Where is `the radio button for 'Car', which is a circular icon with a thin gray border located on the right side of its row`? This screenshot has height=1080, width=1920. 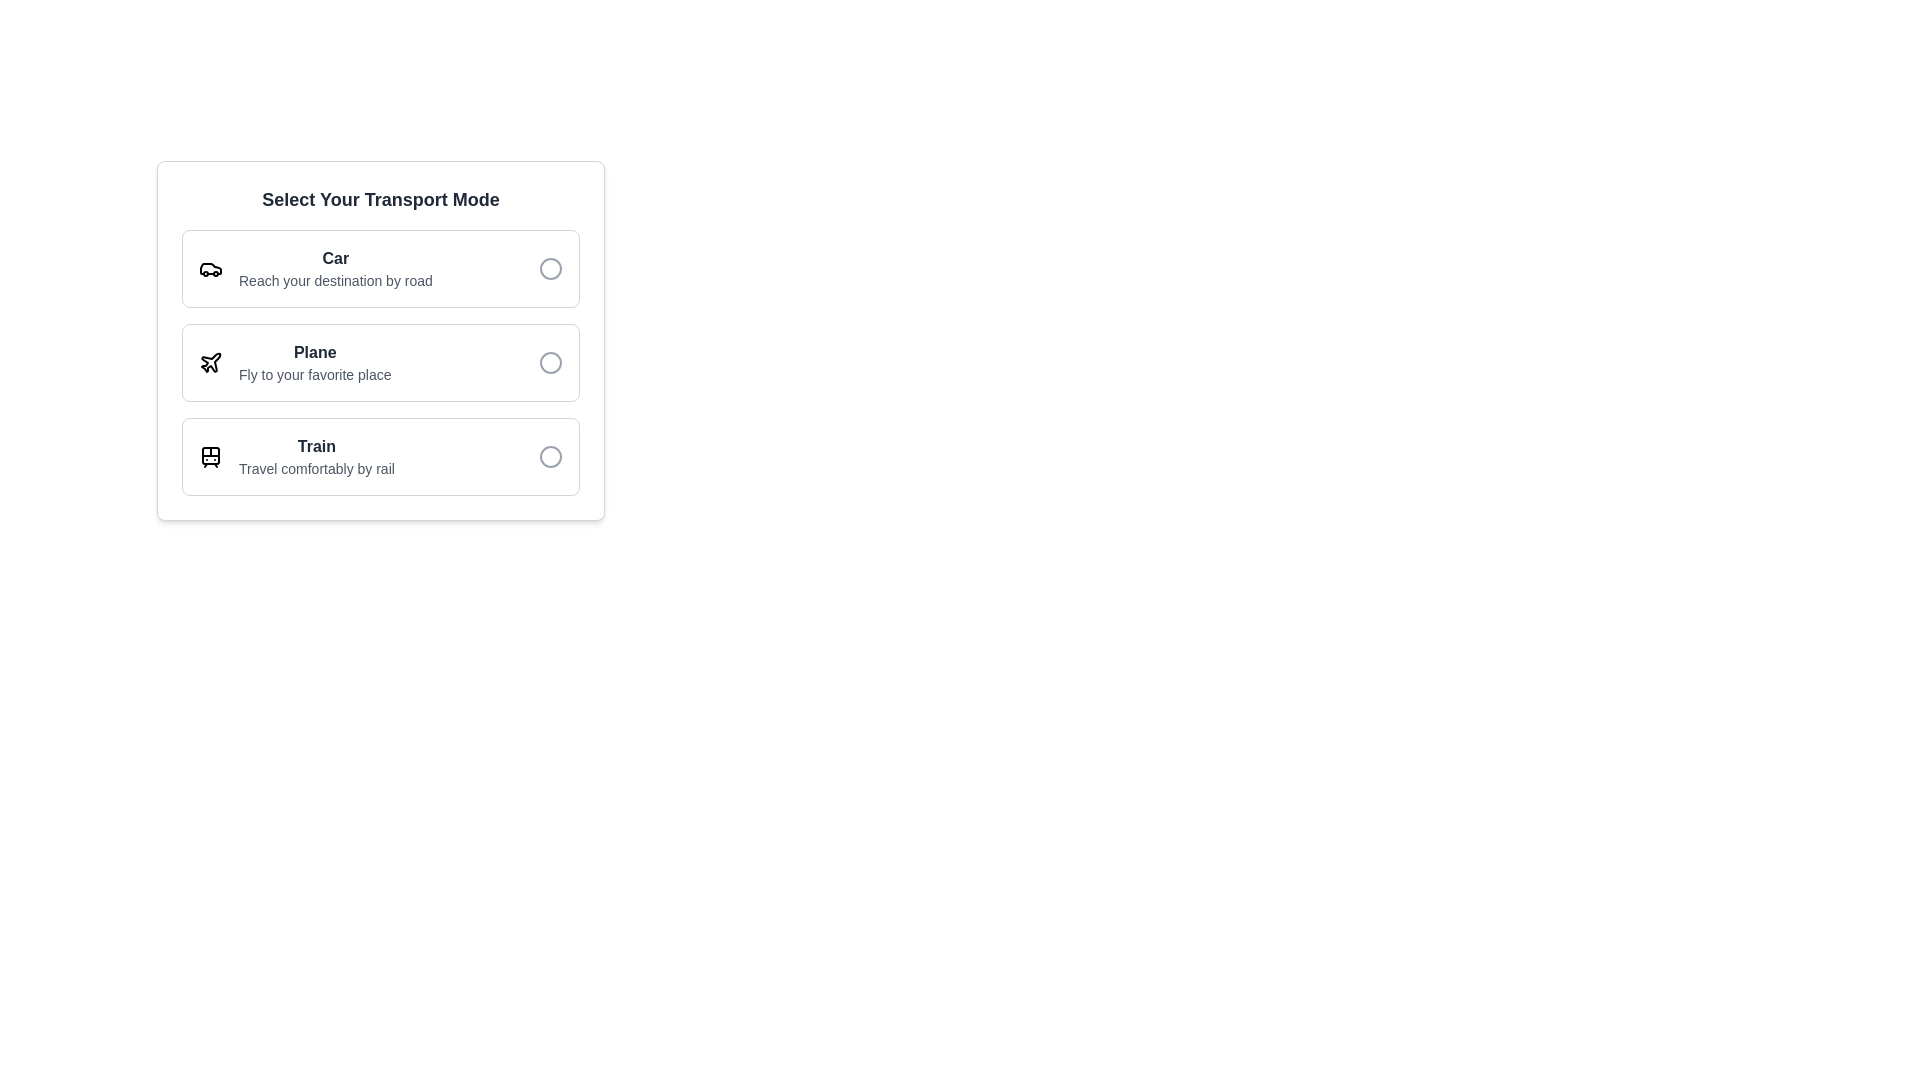 the radio button for 'Car', which is a circular icon with a thin gray border located on the right side of its row is located at coordinates (551, 268).